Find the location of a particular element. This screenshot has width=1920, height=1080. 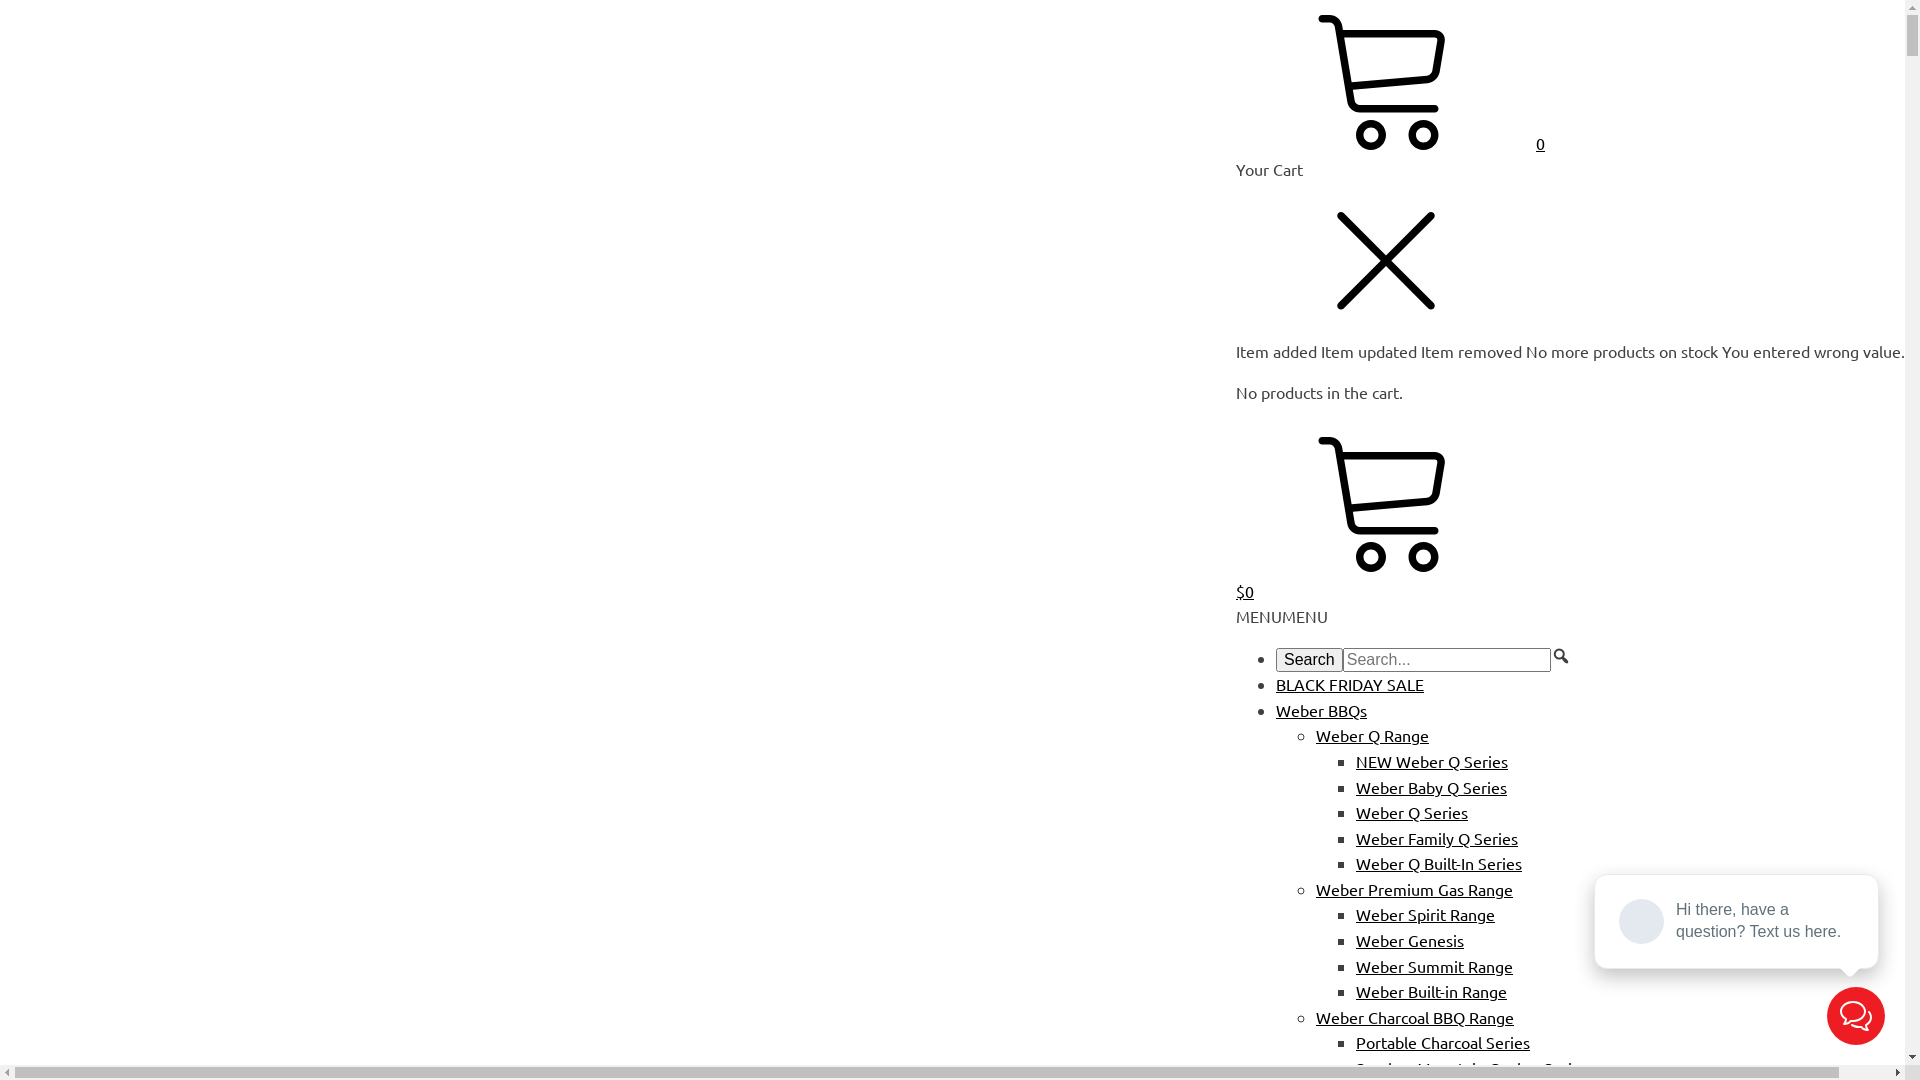

'Search' is located at coordinates (1309, 659).